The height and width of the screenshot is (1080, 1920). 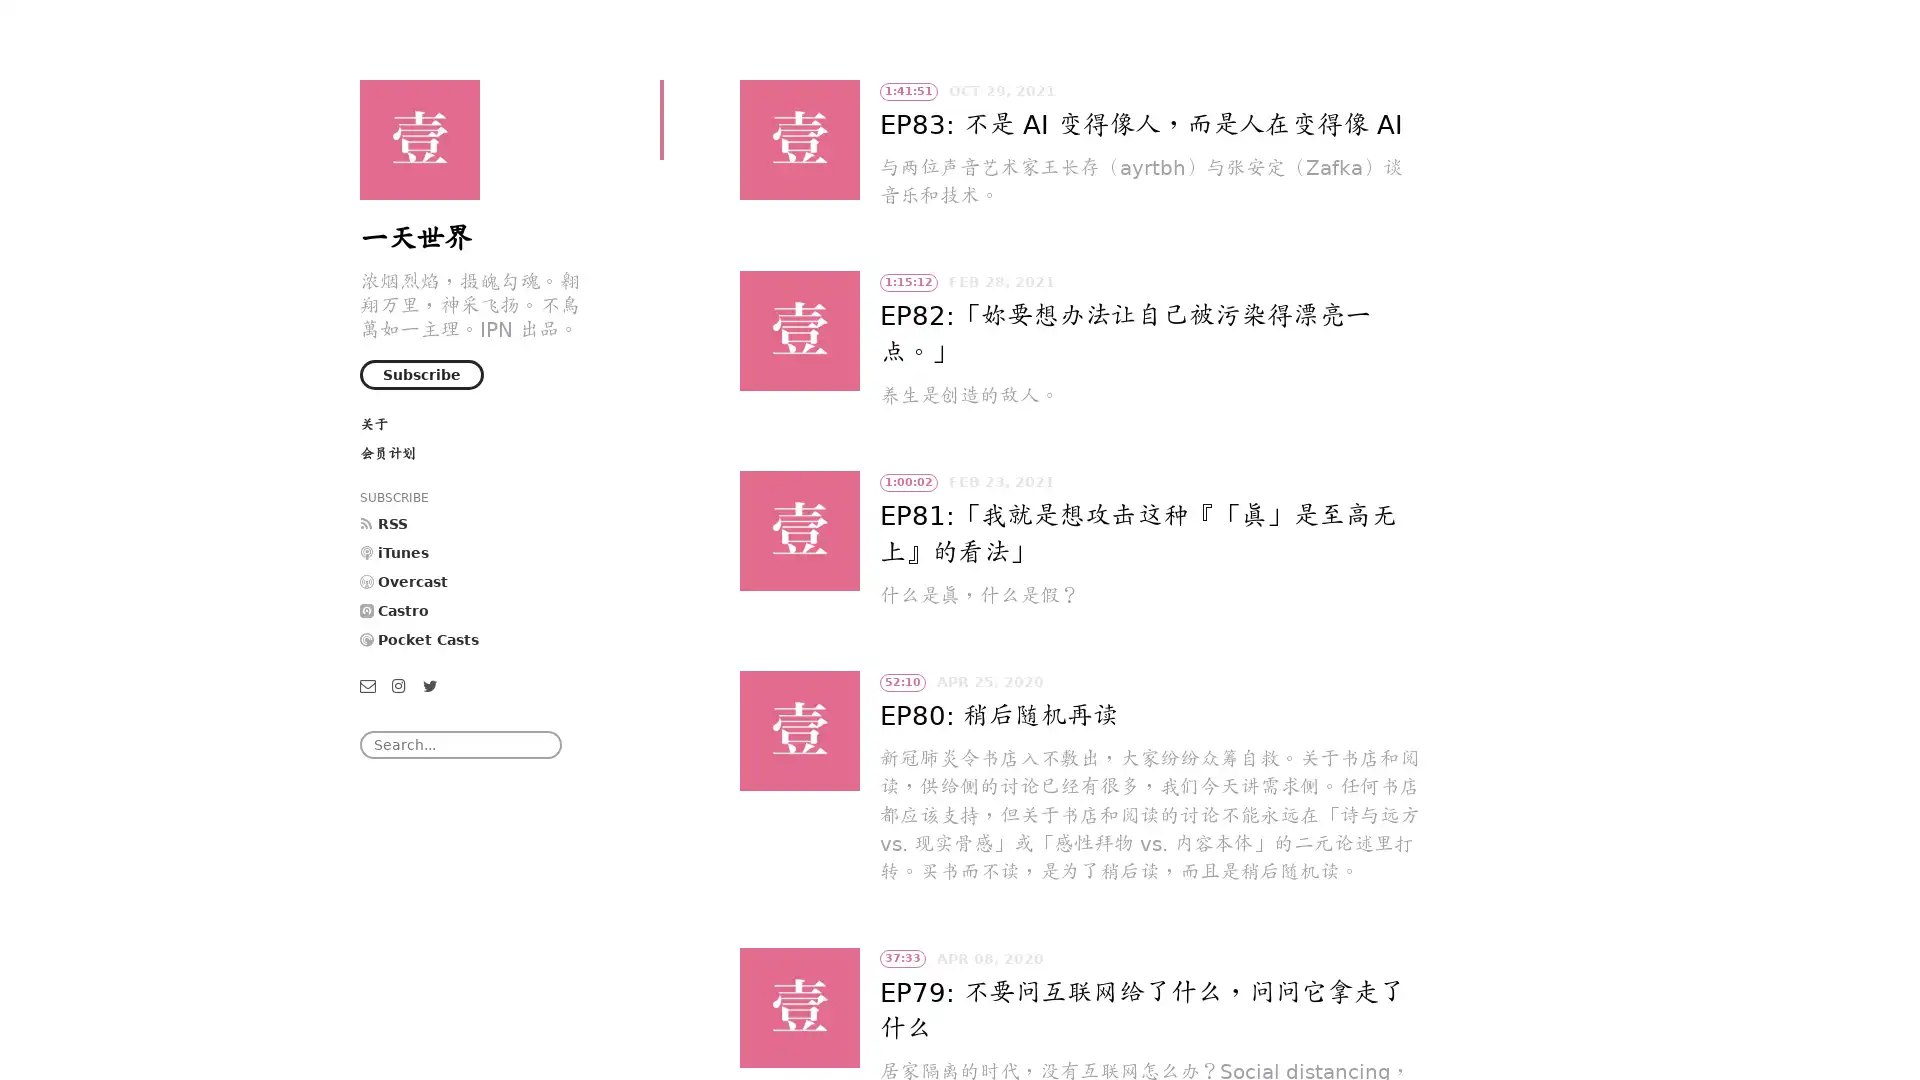 What do you see at coordinates (421, 374) in the screenshot?
I see `Subscribe` at bounding box center [421, 374].